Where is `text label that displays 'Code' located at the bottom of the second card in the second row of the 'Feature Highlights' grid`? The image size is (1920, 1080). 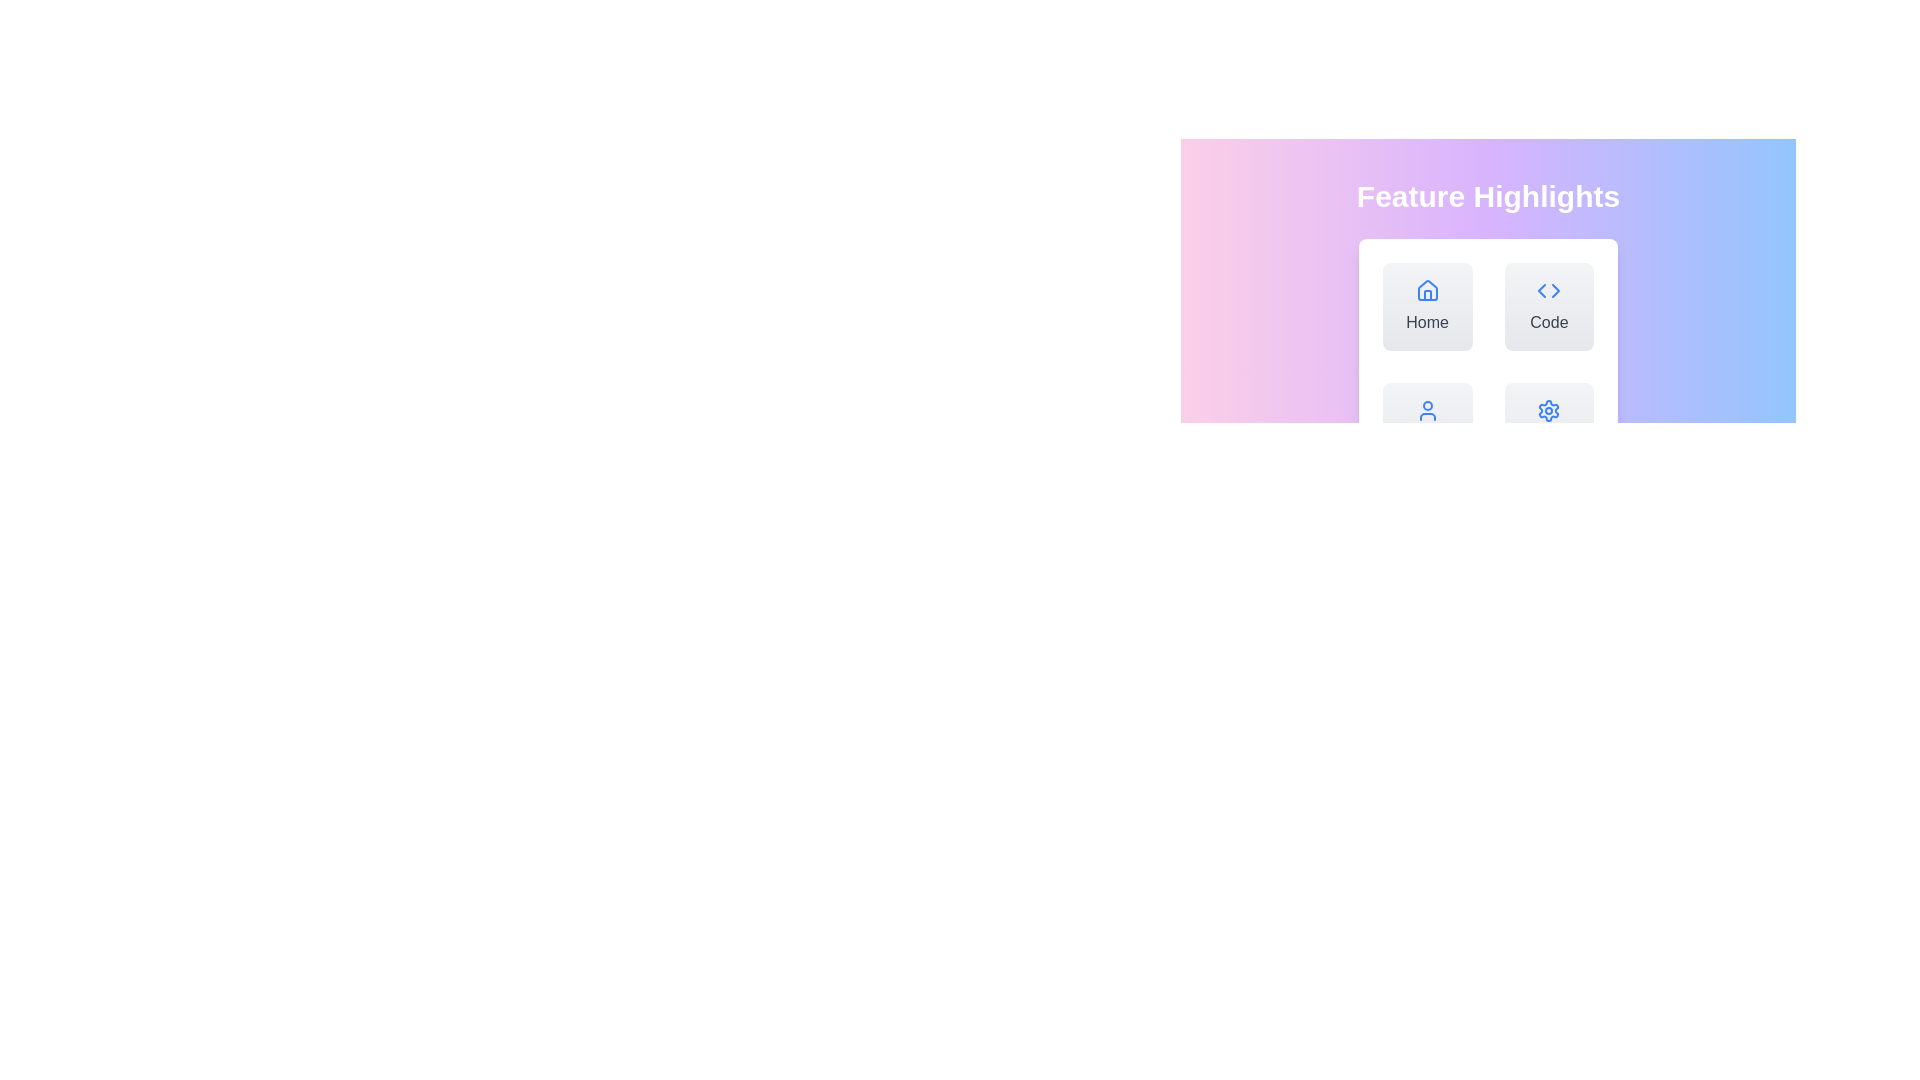 text label that displays 'Code' located at the bottom of the second card in the second row of the 'Feature Highlights' grid is located at coordinates (1548, 322).